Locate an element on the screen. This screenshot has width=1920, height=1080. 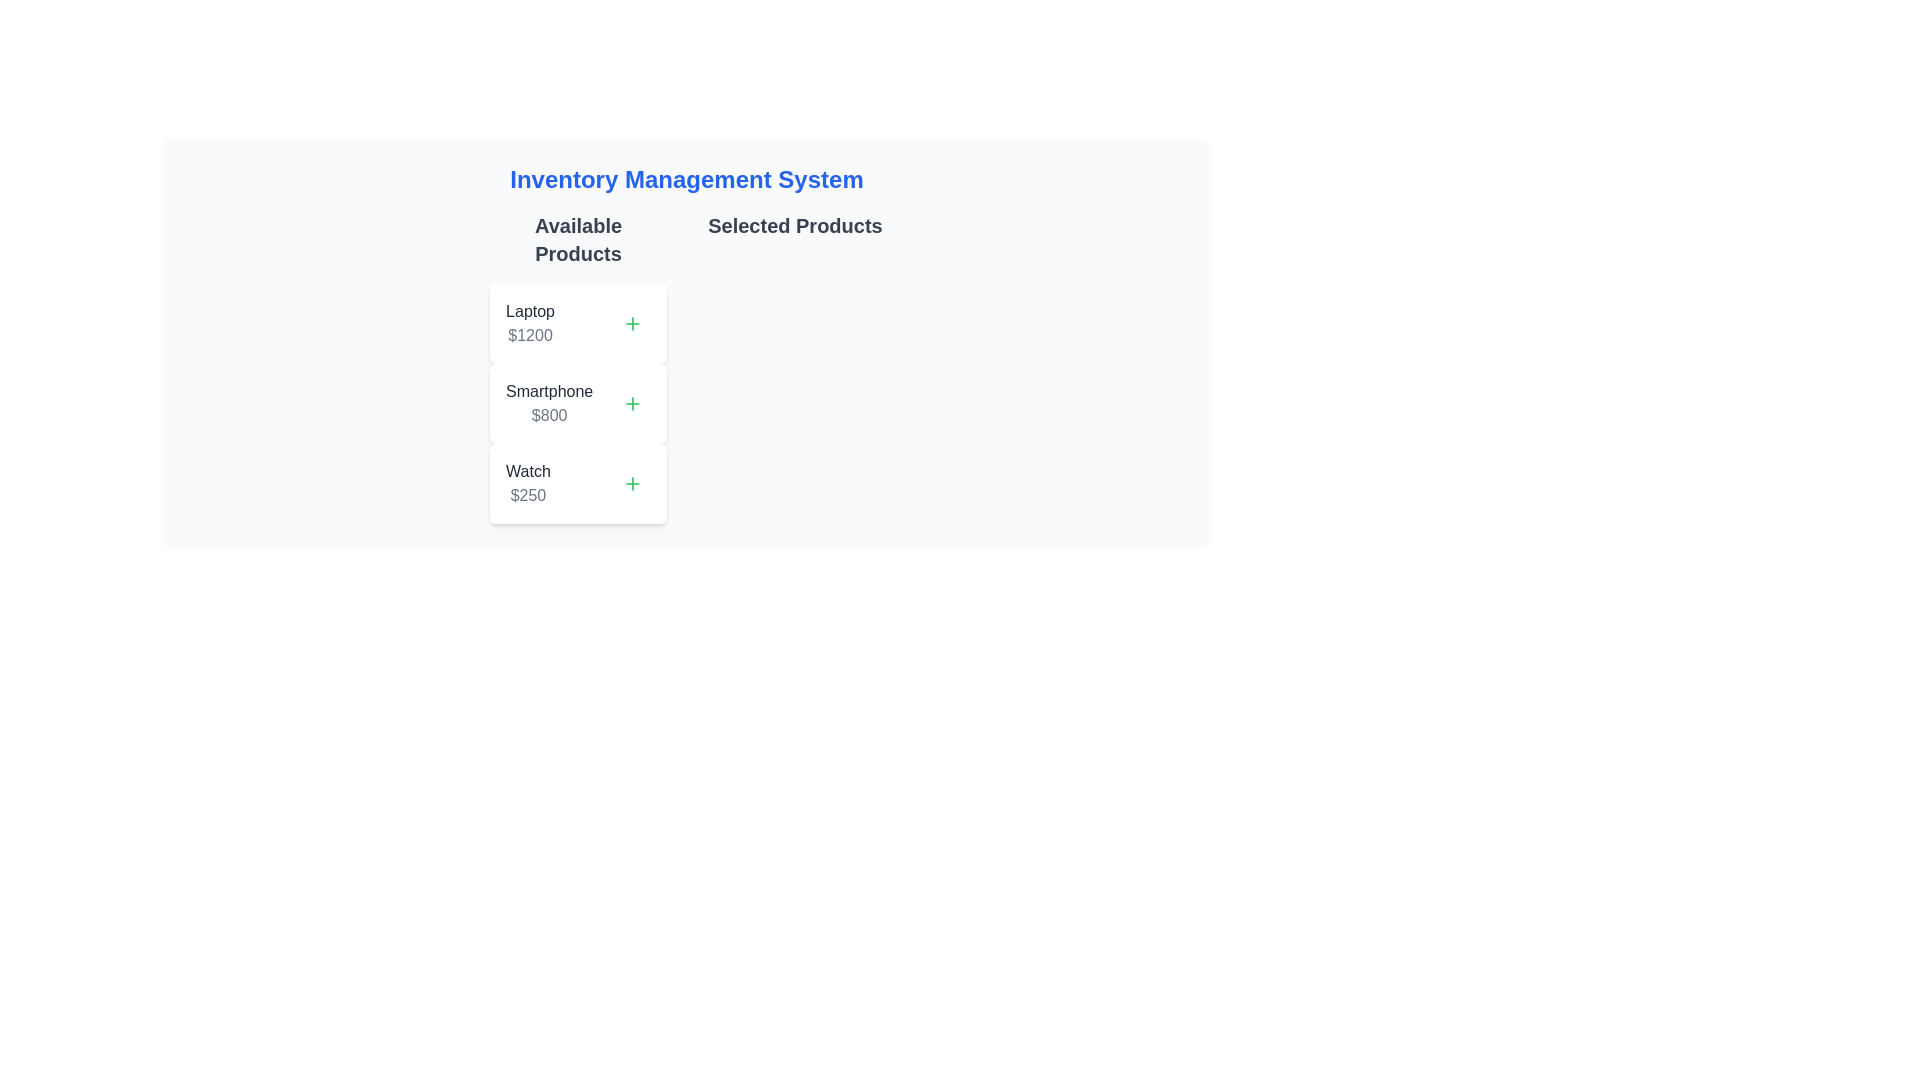
text content of the title label representing the product name located at the top-left corner of the first item card in the 'Available Products' section is located at coordinates (530, 312).